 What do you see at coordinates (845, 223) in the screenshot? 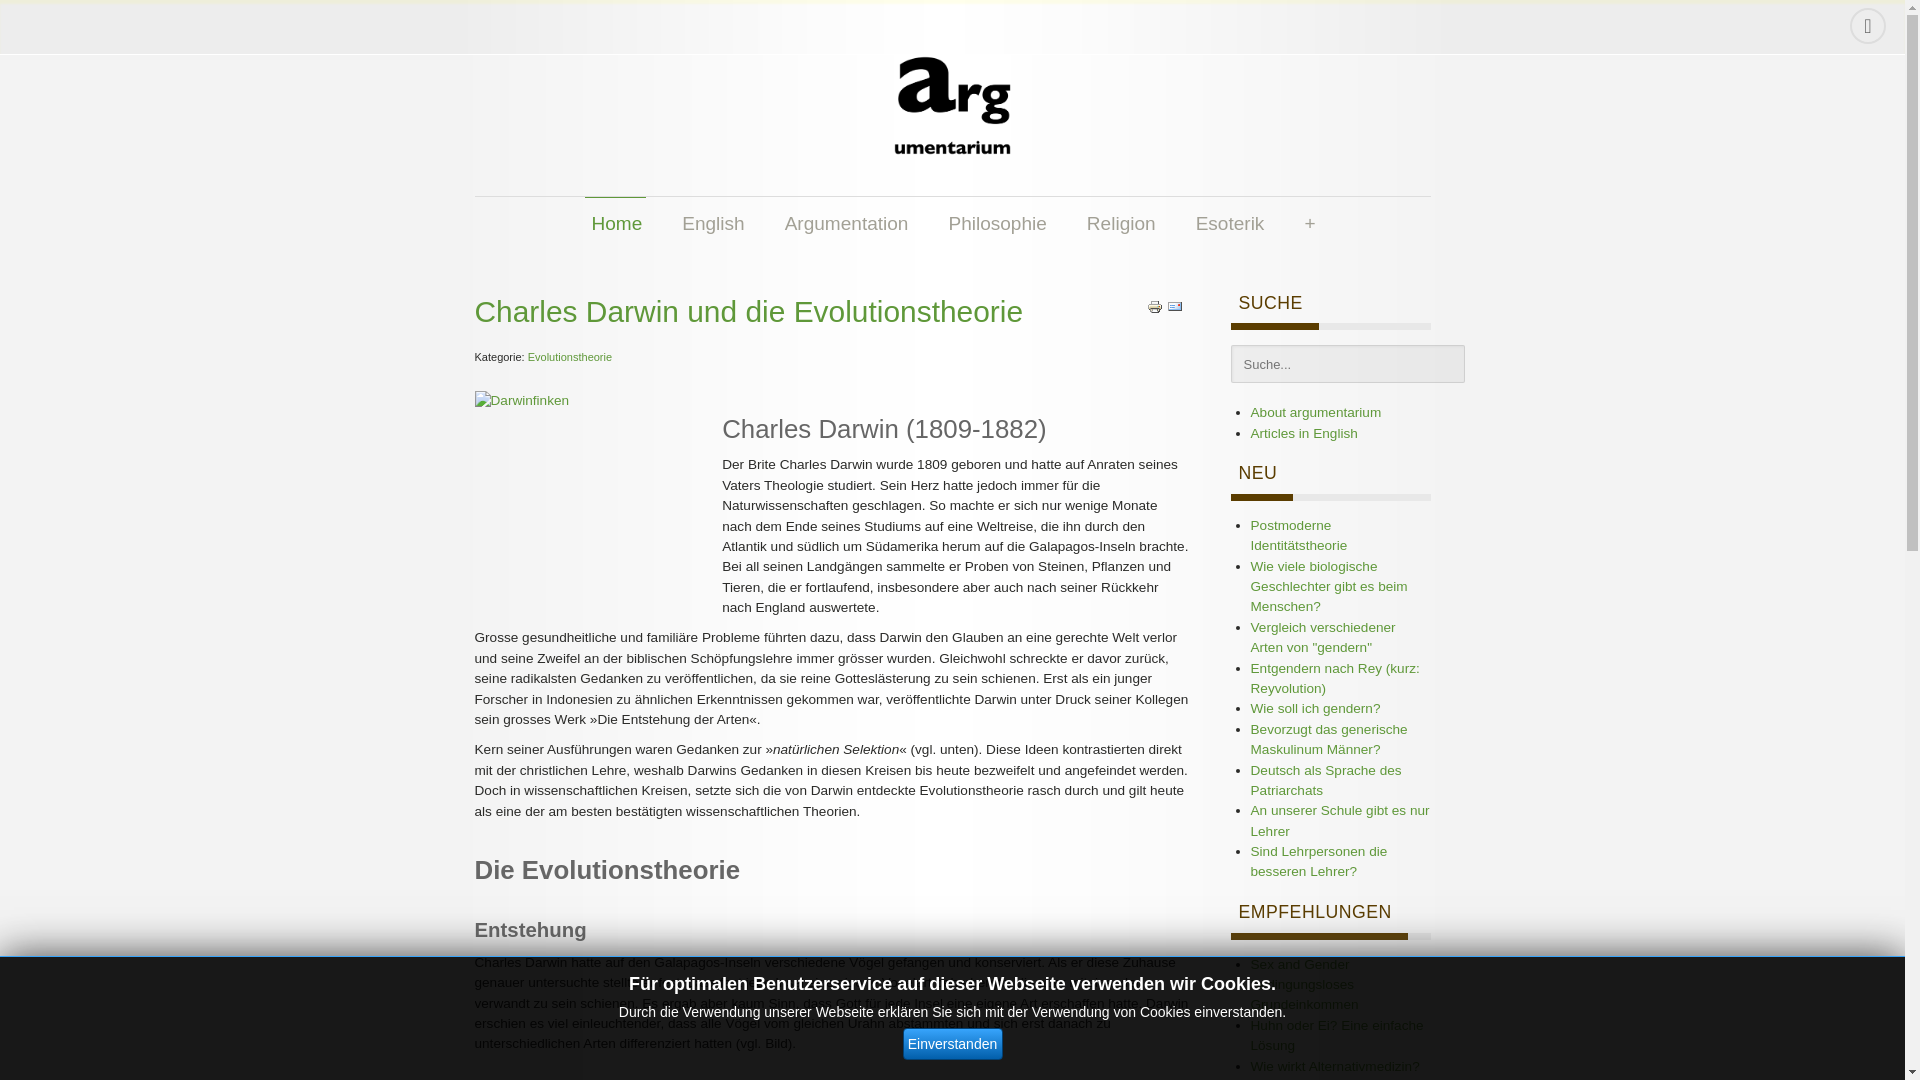
I see `'Argumentation'` at bounding box center [845, 223].